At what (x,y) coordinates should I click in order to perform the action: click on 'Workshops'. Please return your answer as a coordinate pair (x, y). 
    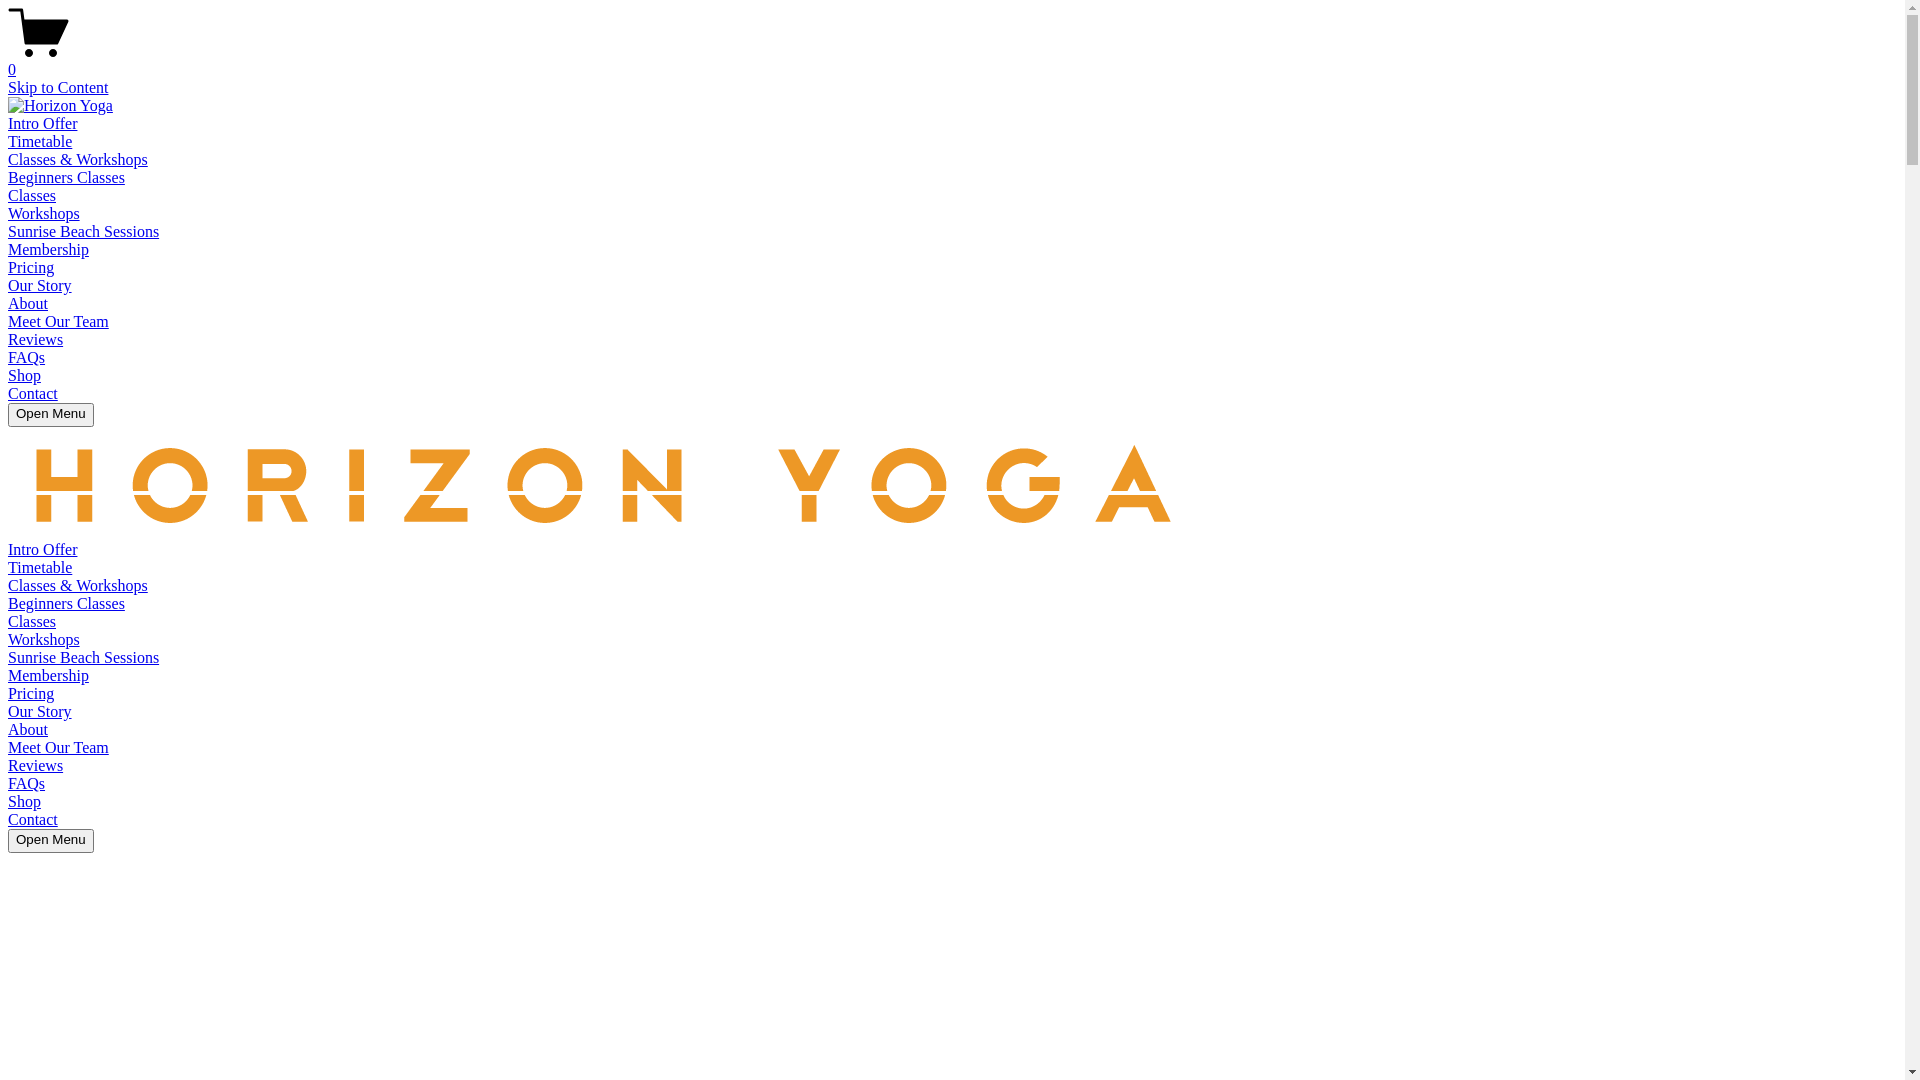
    Looking at the image, I should click on (43, 639).